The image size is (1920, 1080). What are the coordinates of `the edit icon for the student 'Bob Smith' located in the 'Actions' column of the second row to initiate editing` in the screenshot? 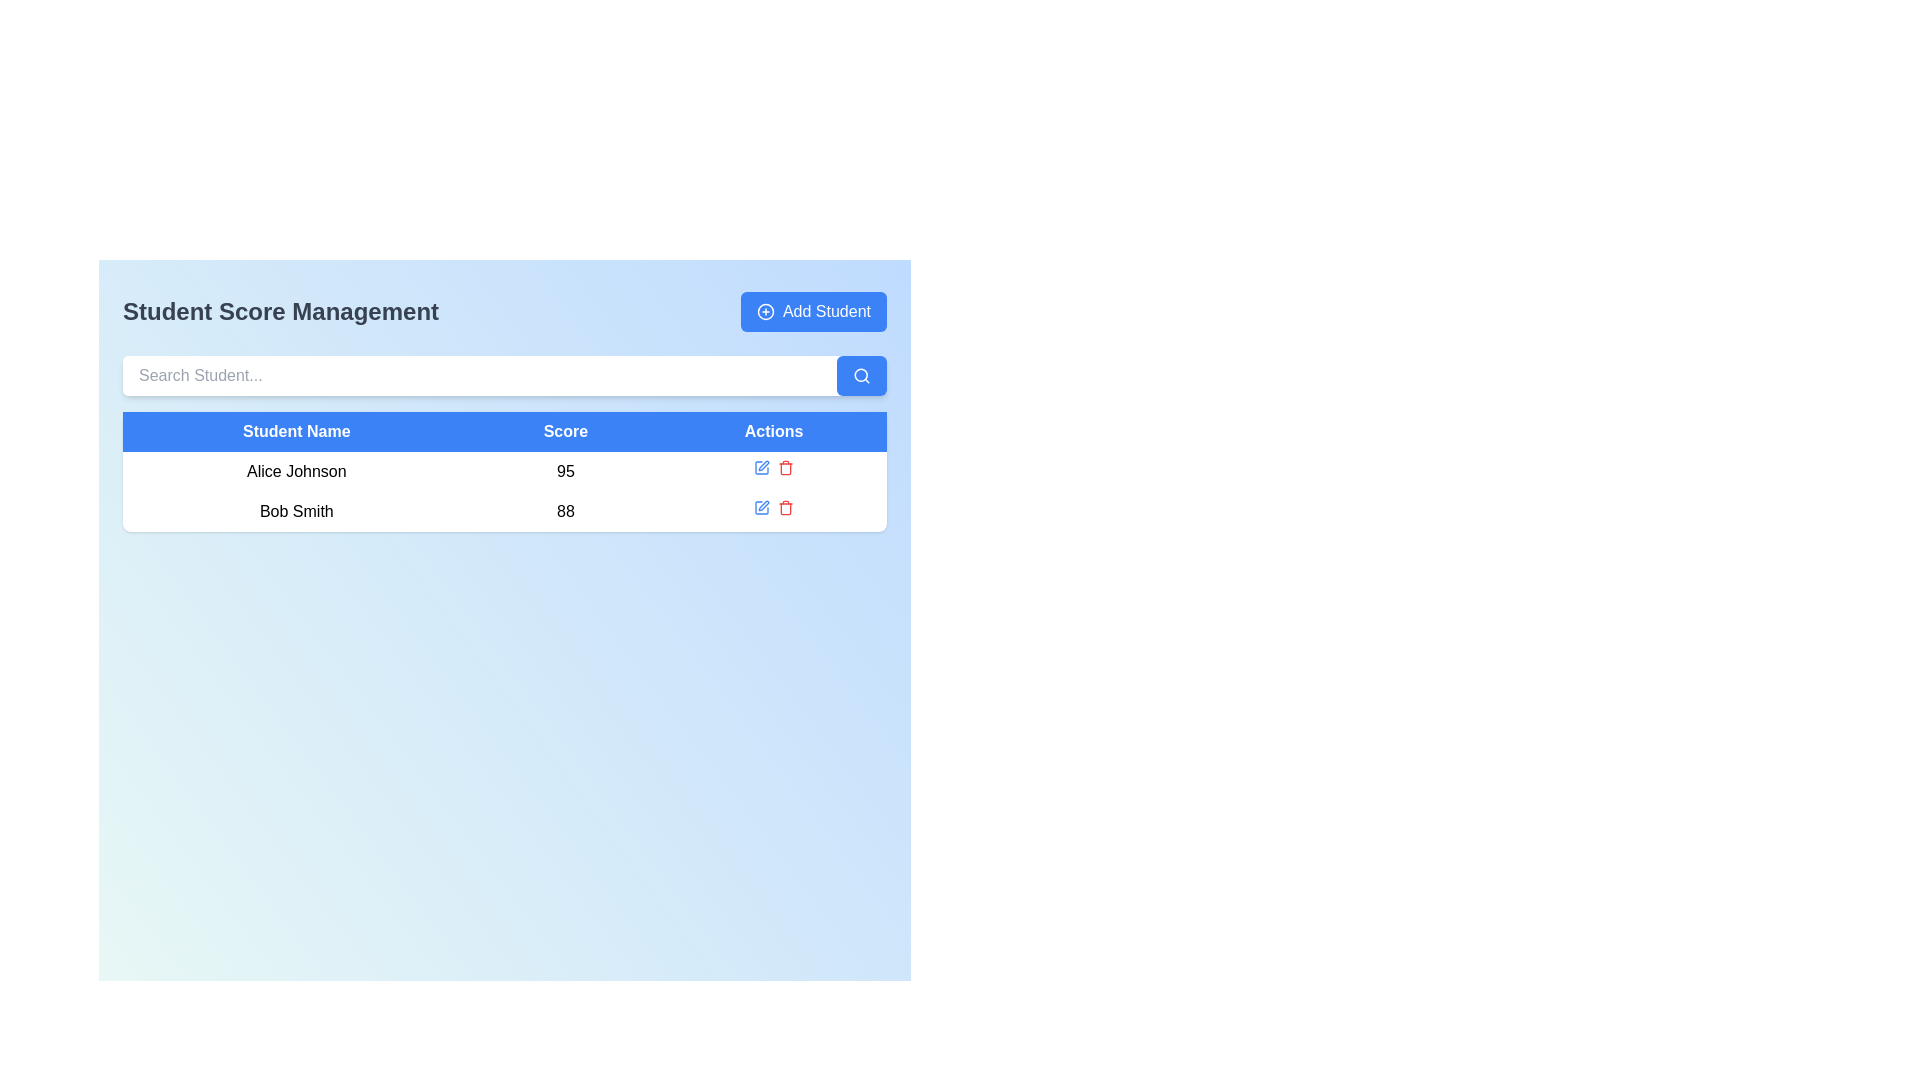 It's located at (762, 504).